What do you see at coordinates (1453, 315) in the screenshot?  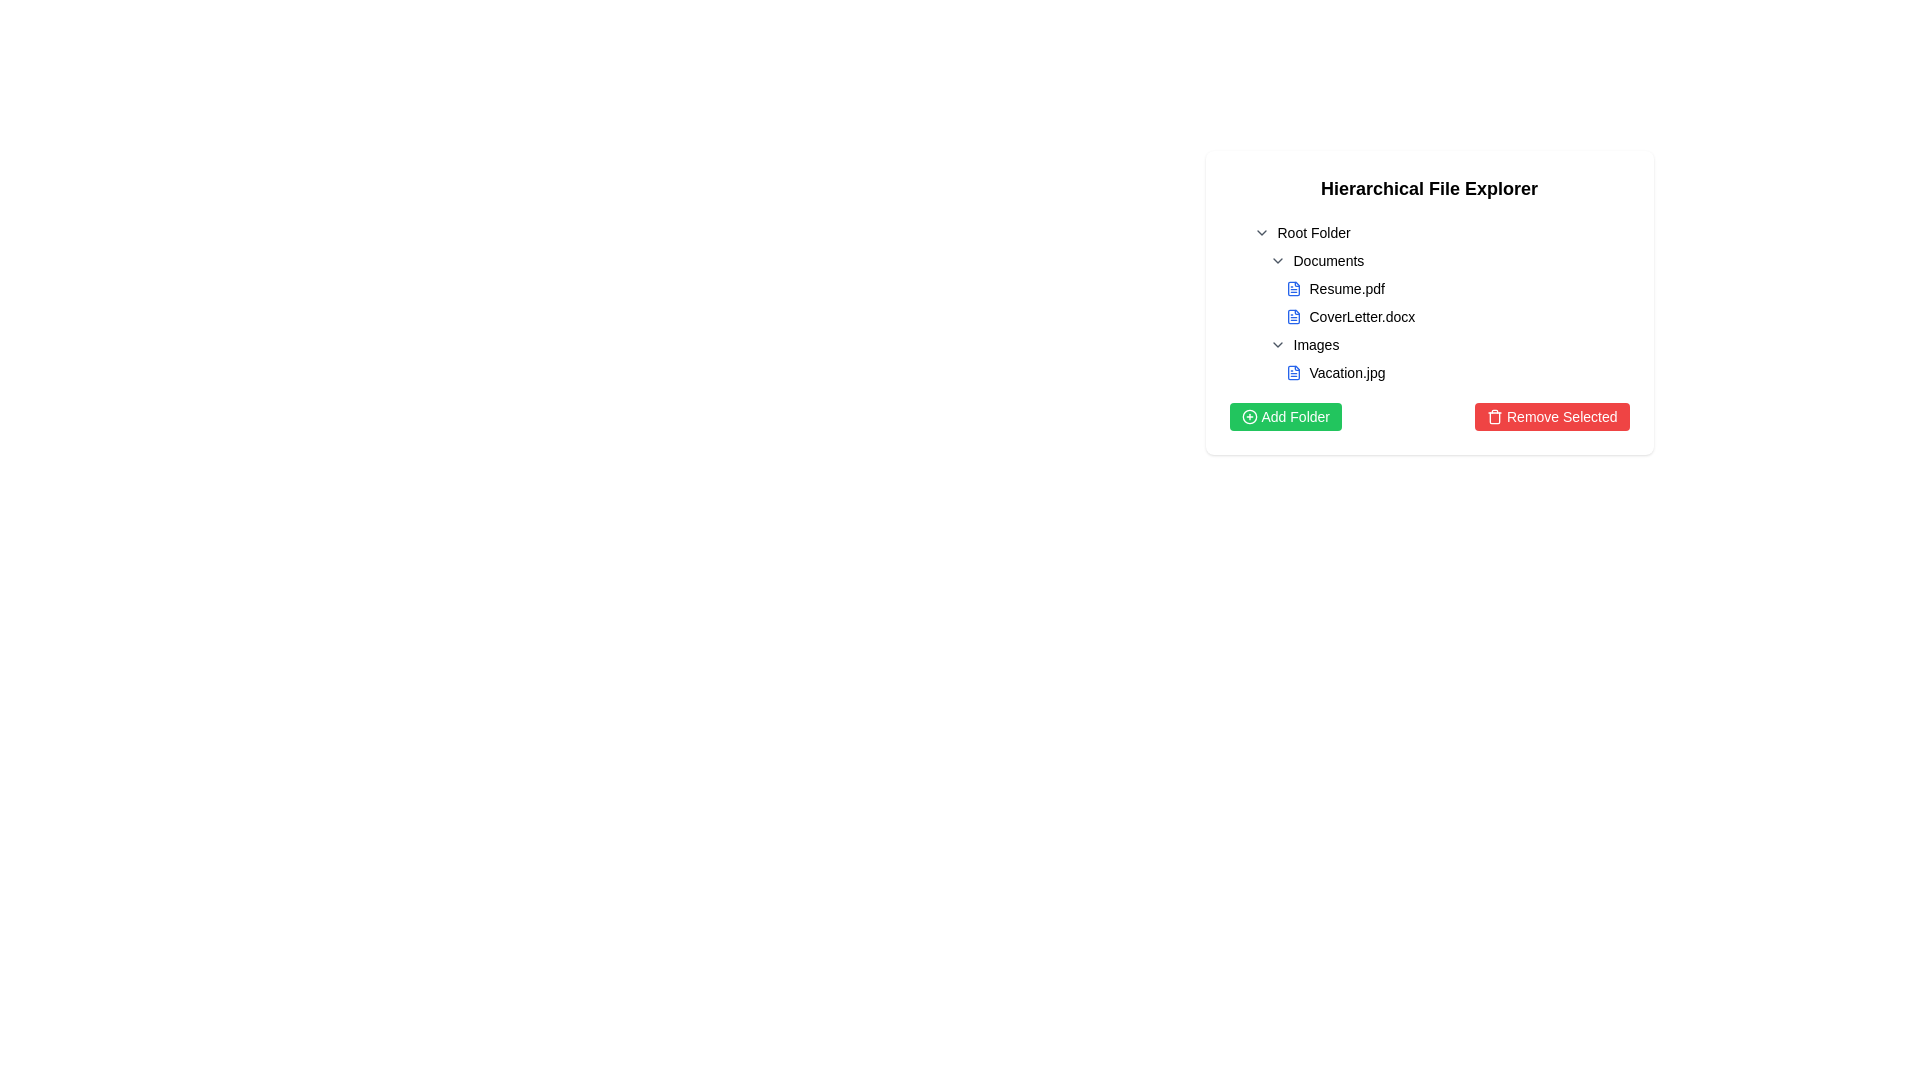 I see `the 'CoverLetter.docx' file entry in the Documents section` at bounding box center [1453, 315].